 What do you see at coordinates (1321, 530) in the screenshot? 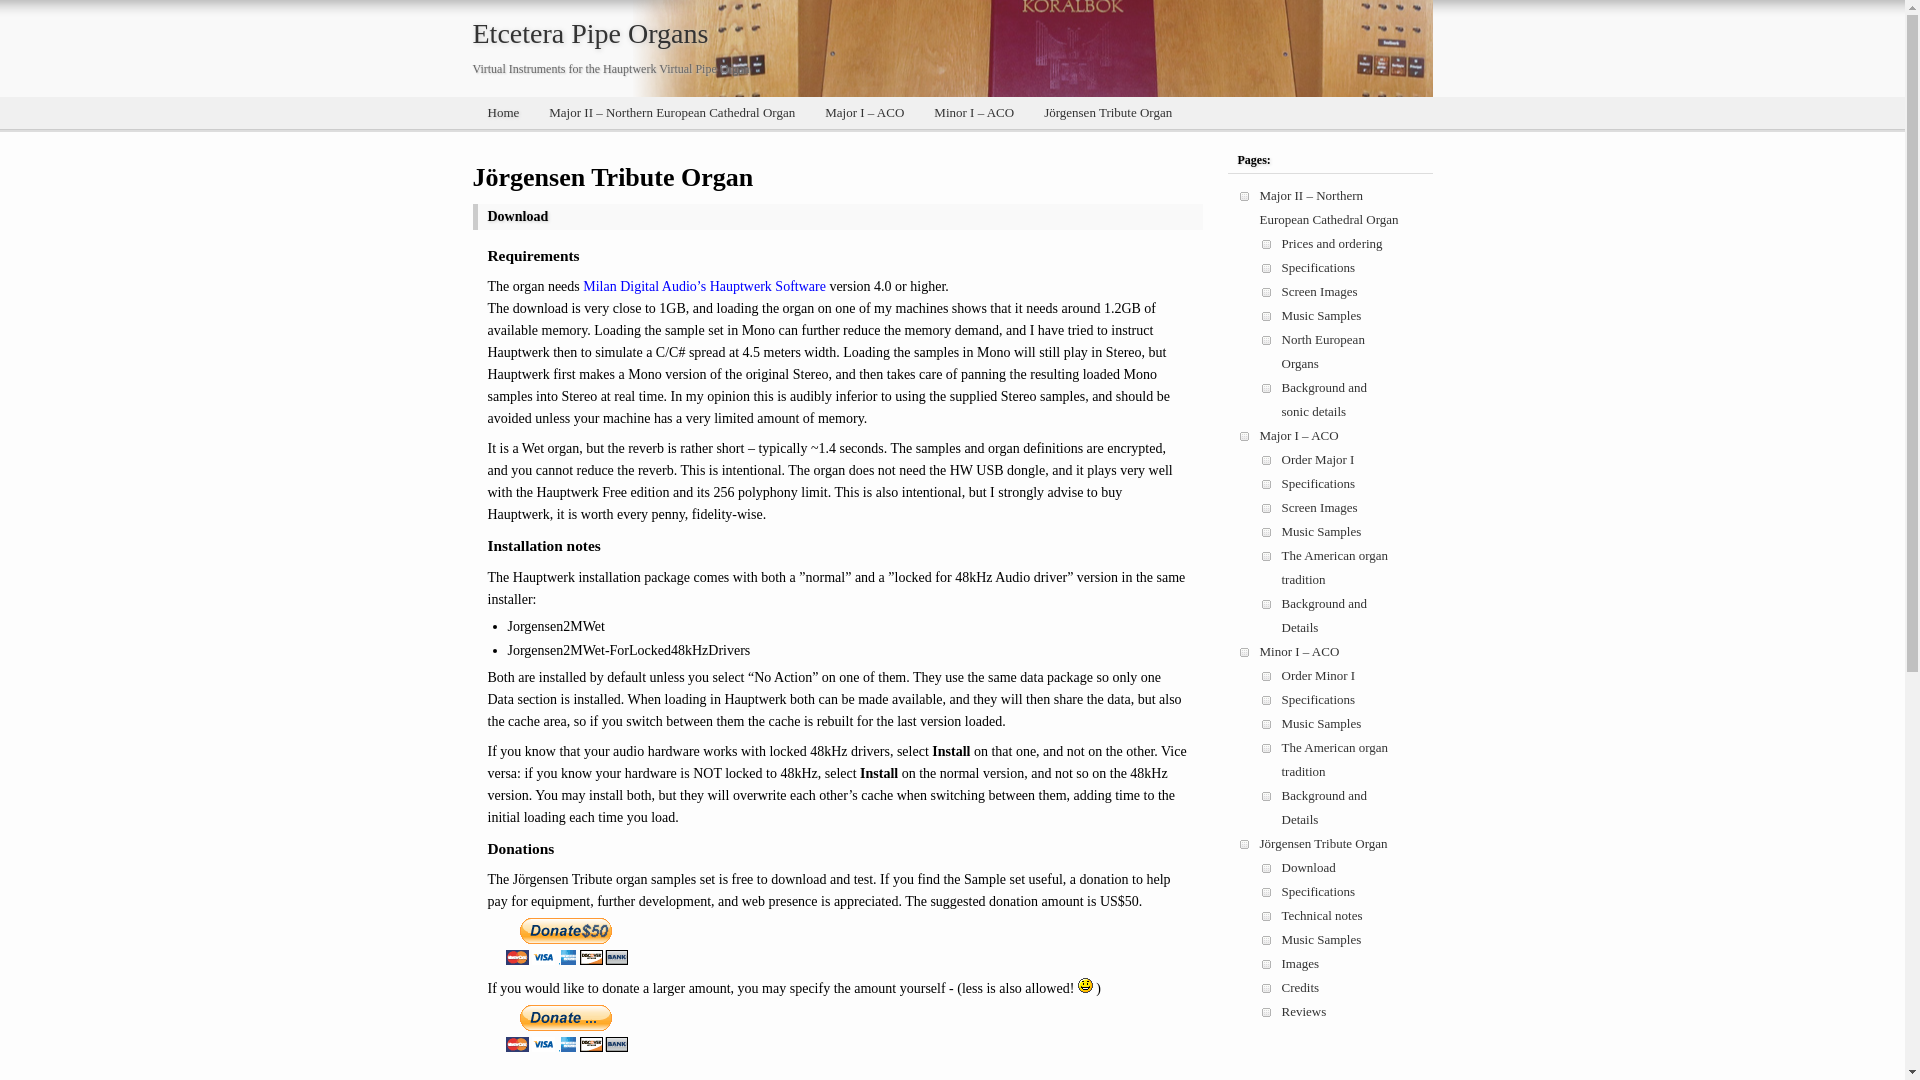
I see `'Music Samples'` at bounding box center [1321, 530].